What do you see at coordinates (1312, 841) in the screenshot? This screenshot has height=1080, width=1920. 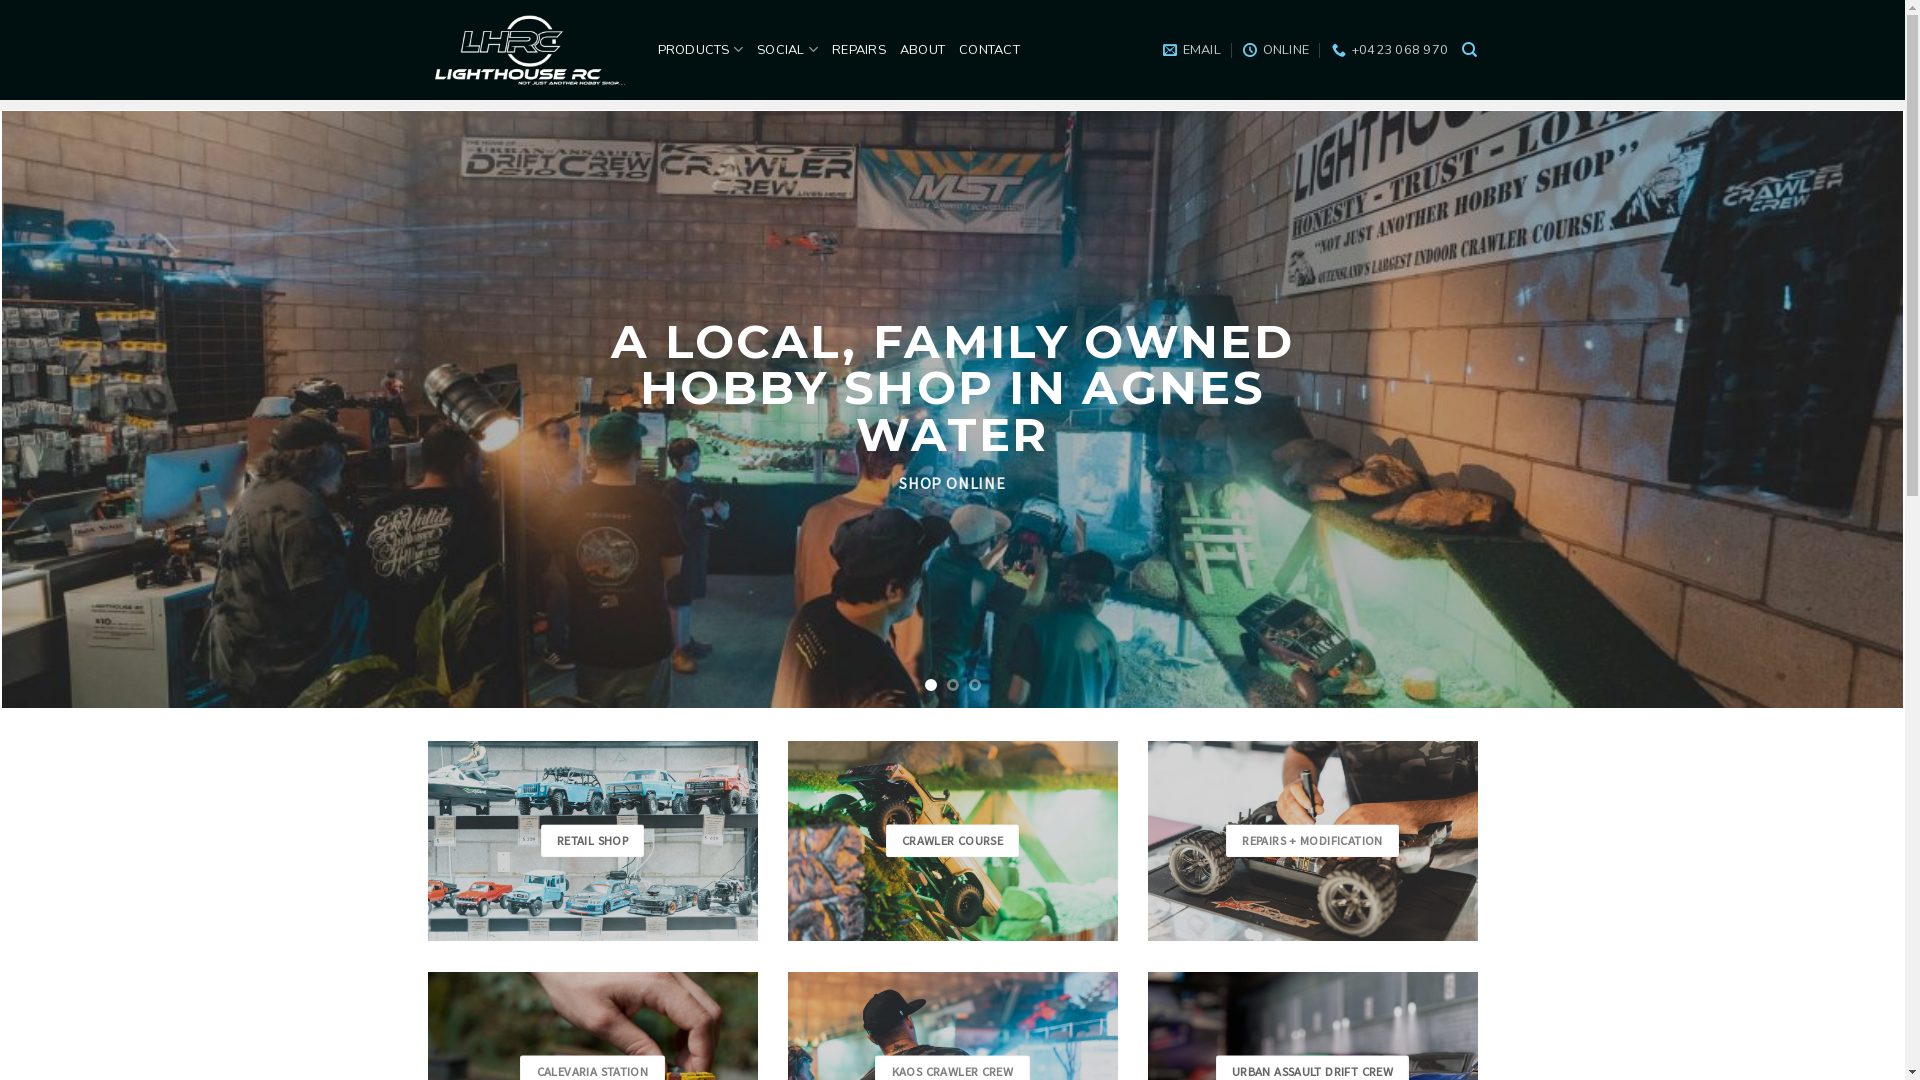 I see `'REPAIRS + MODIFICATION'` at bounding box center [1312, 841].